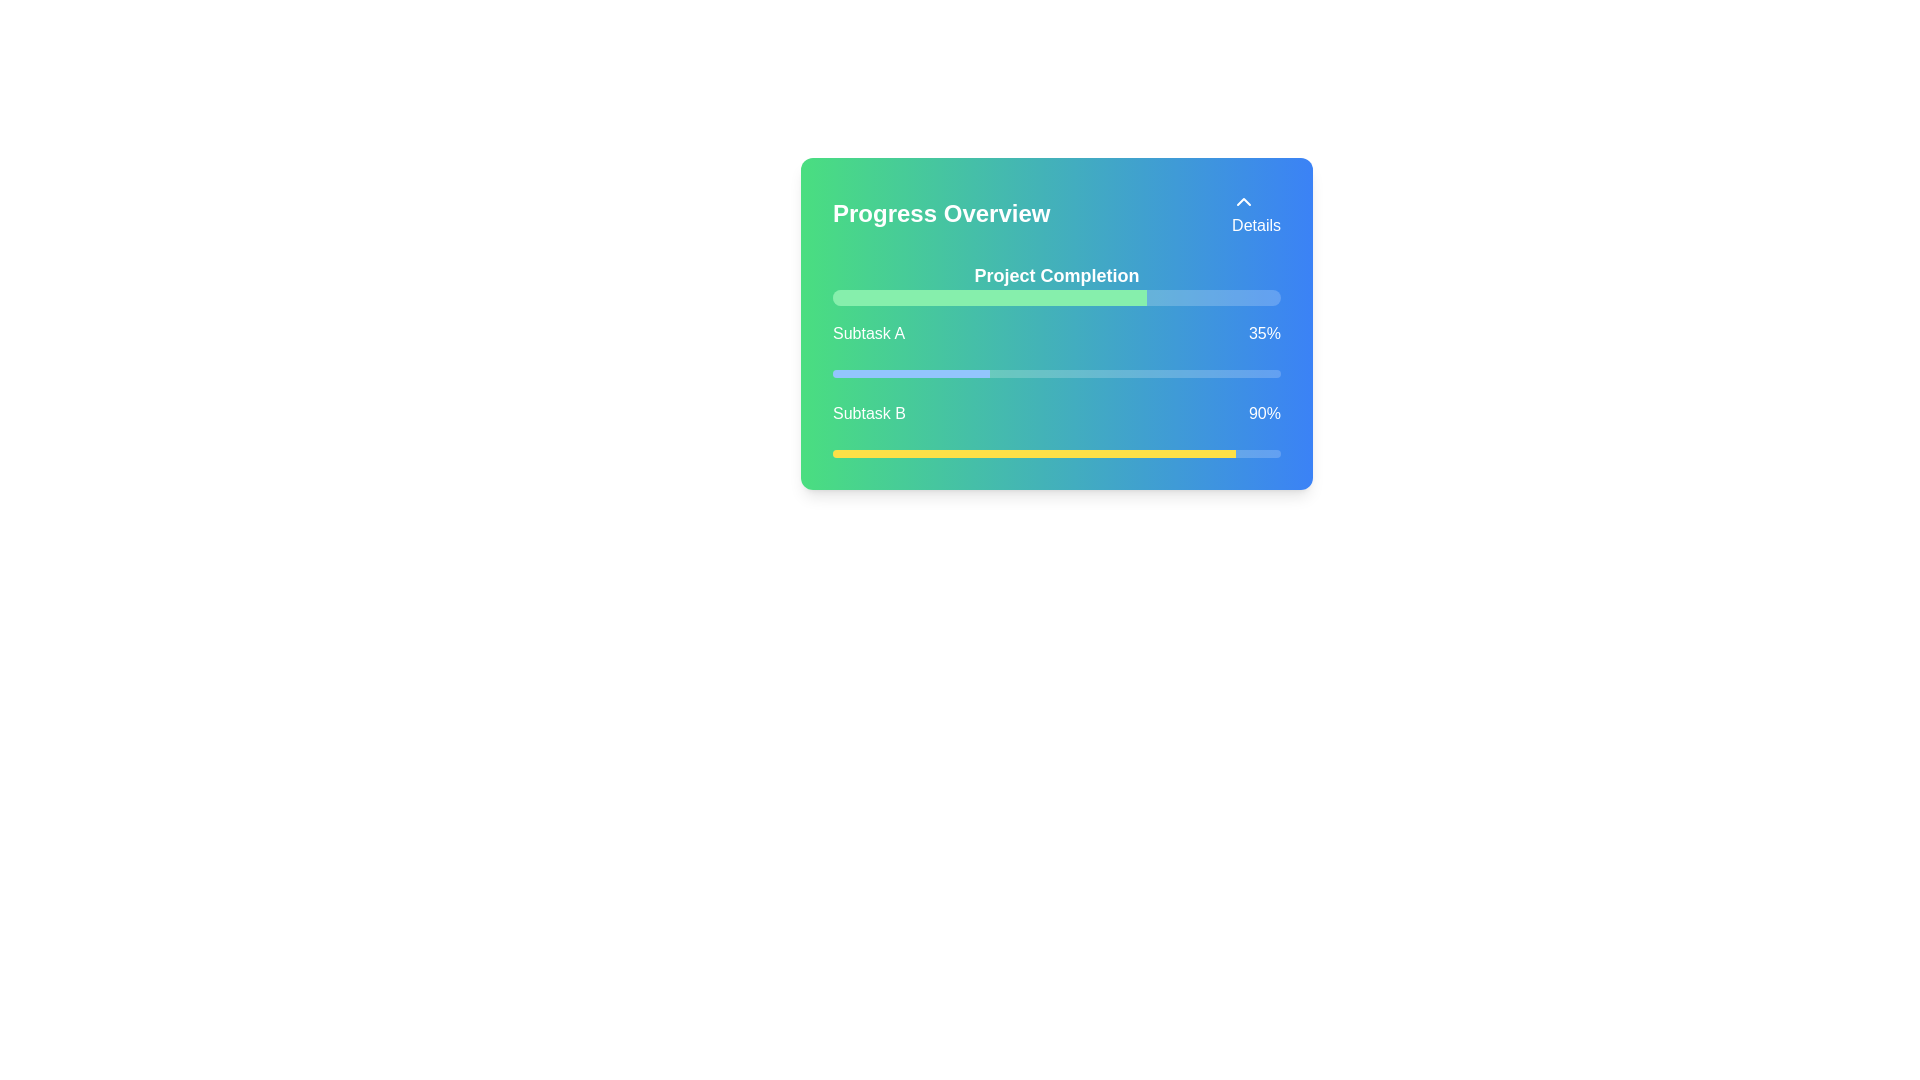 This screenshot has width=1920, height=1080. Describe the element at coordinates (1263, 412) in the screenshot. I see `the Text label displaying '90%' in white on a blue background, positioned to the right of the 'Subtask B' label` at that location.